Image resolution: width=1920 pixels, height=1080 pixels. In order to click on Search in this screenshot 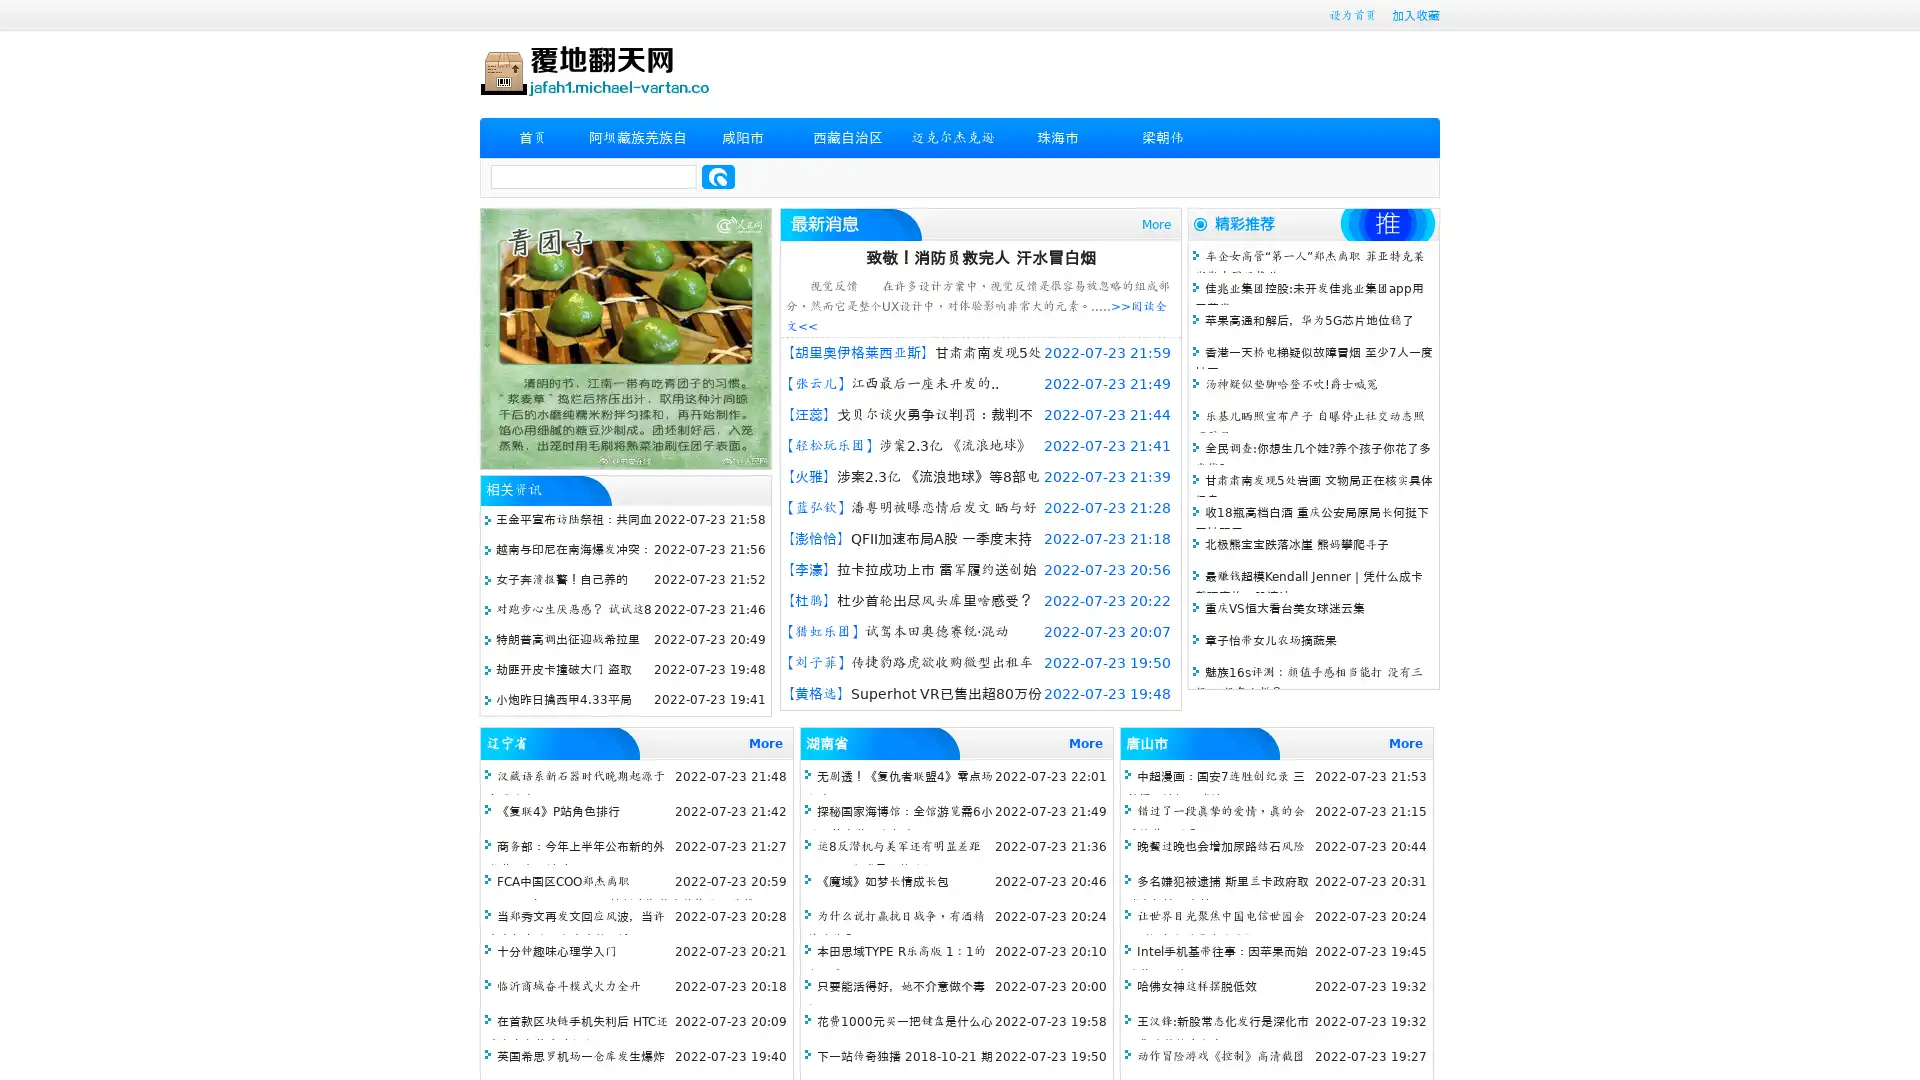, I will do `click(718, 176)`.